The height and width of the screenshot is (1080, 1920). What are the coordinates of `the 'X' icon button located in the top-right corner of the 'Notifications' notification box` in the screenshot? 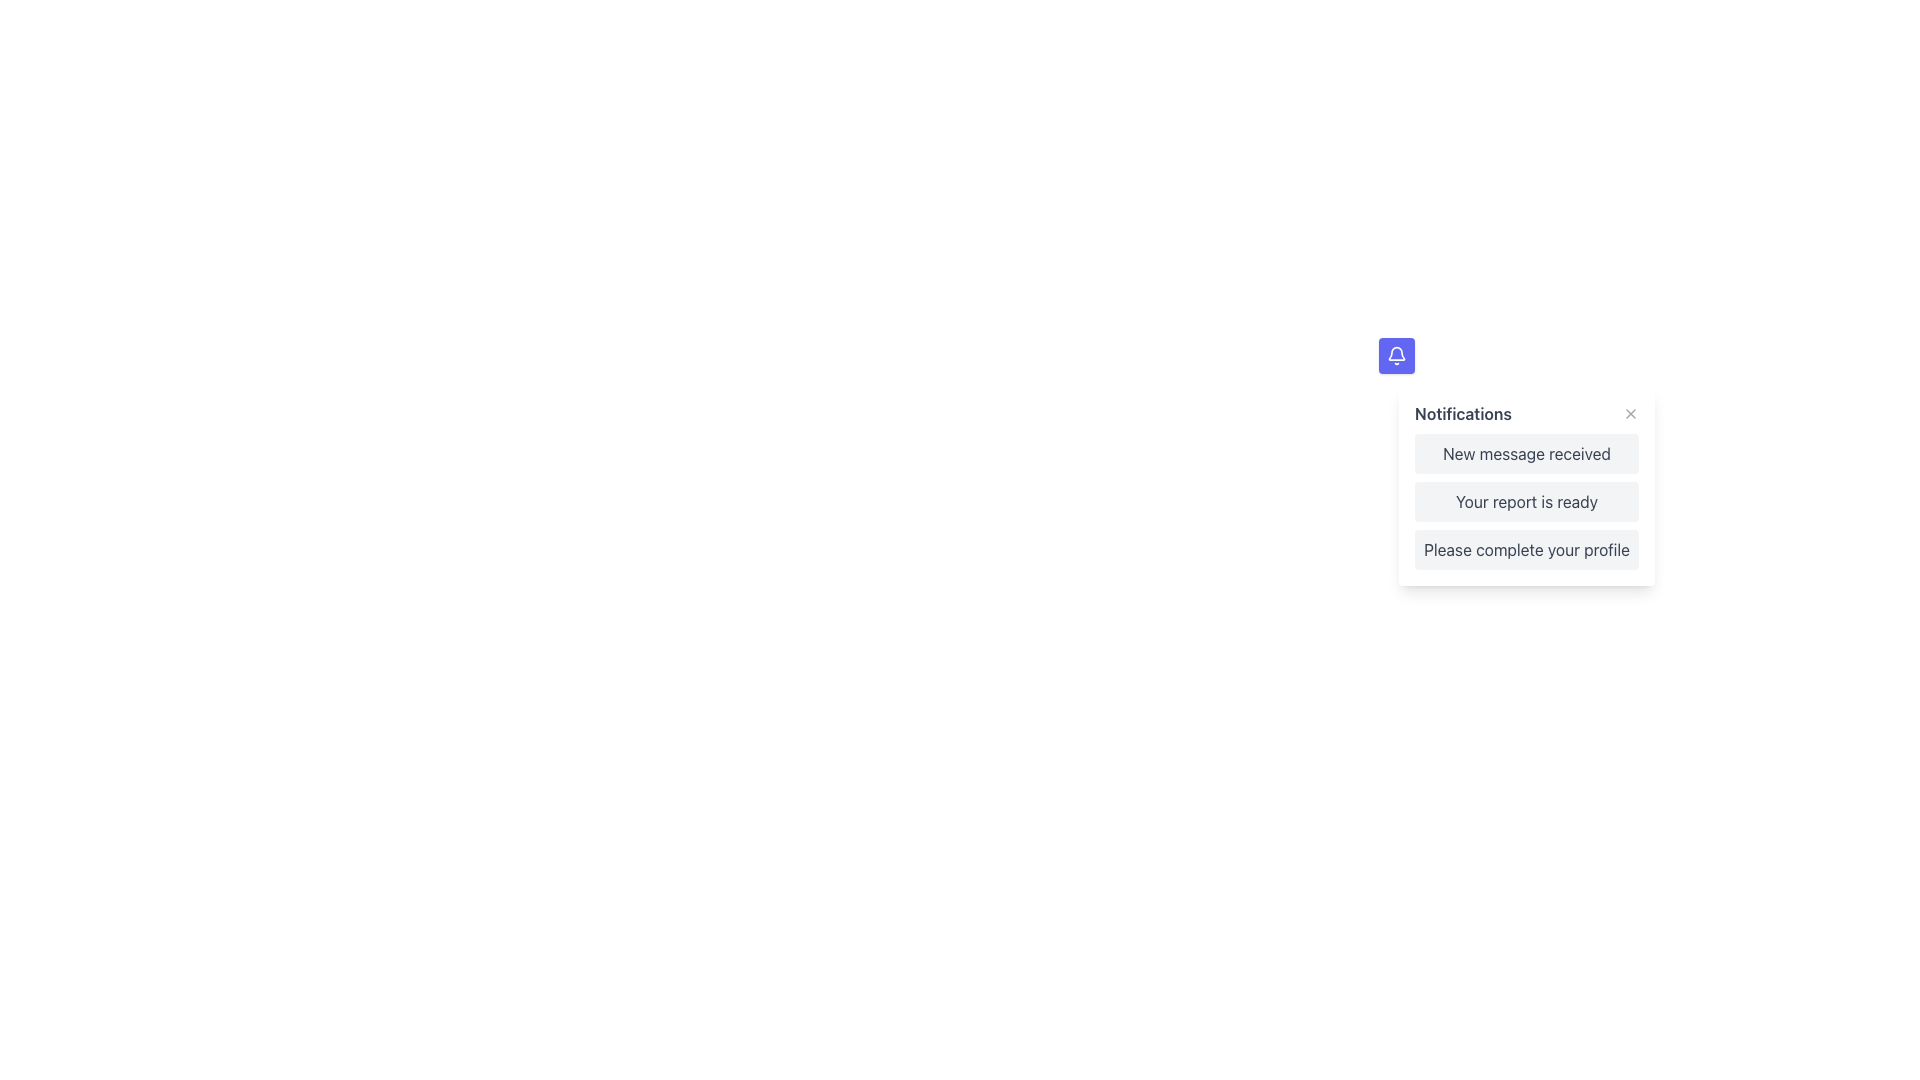 It's located at (1631, 412).